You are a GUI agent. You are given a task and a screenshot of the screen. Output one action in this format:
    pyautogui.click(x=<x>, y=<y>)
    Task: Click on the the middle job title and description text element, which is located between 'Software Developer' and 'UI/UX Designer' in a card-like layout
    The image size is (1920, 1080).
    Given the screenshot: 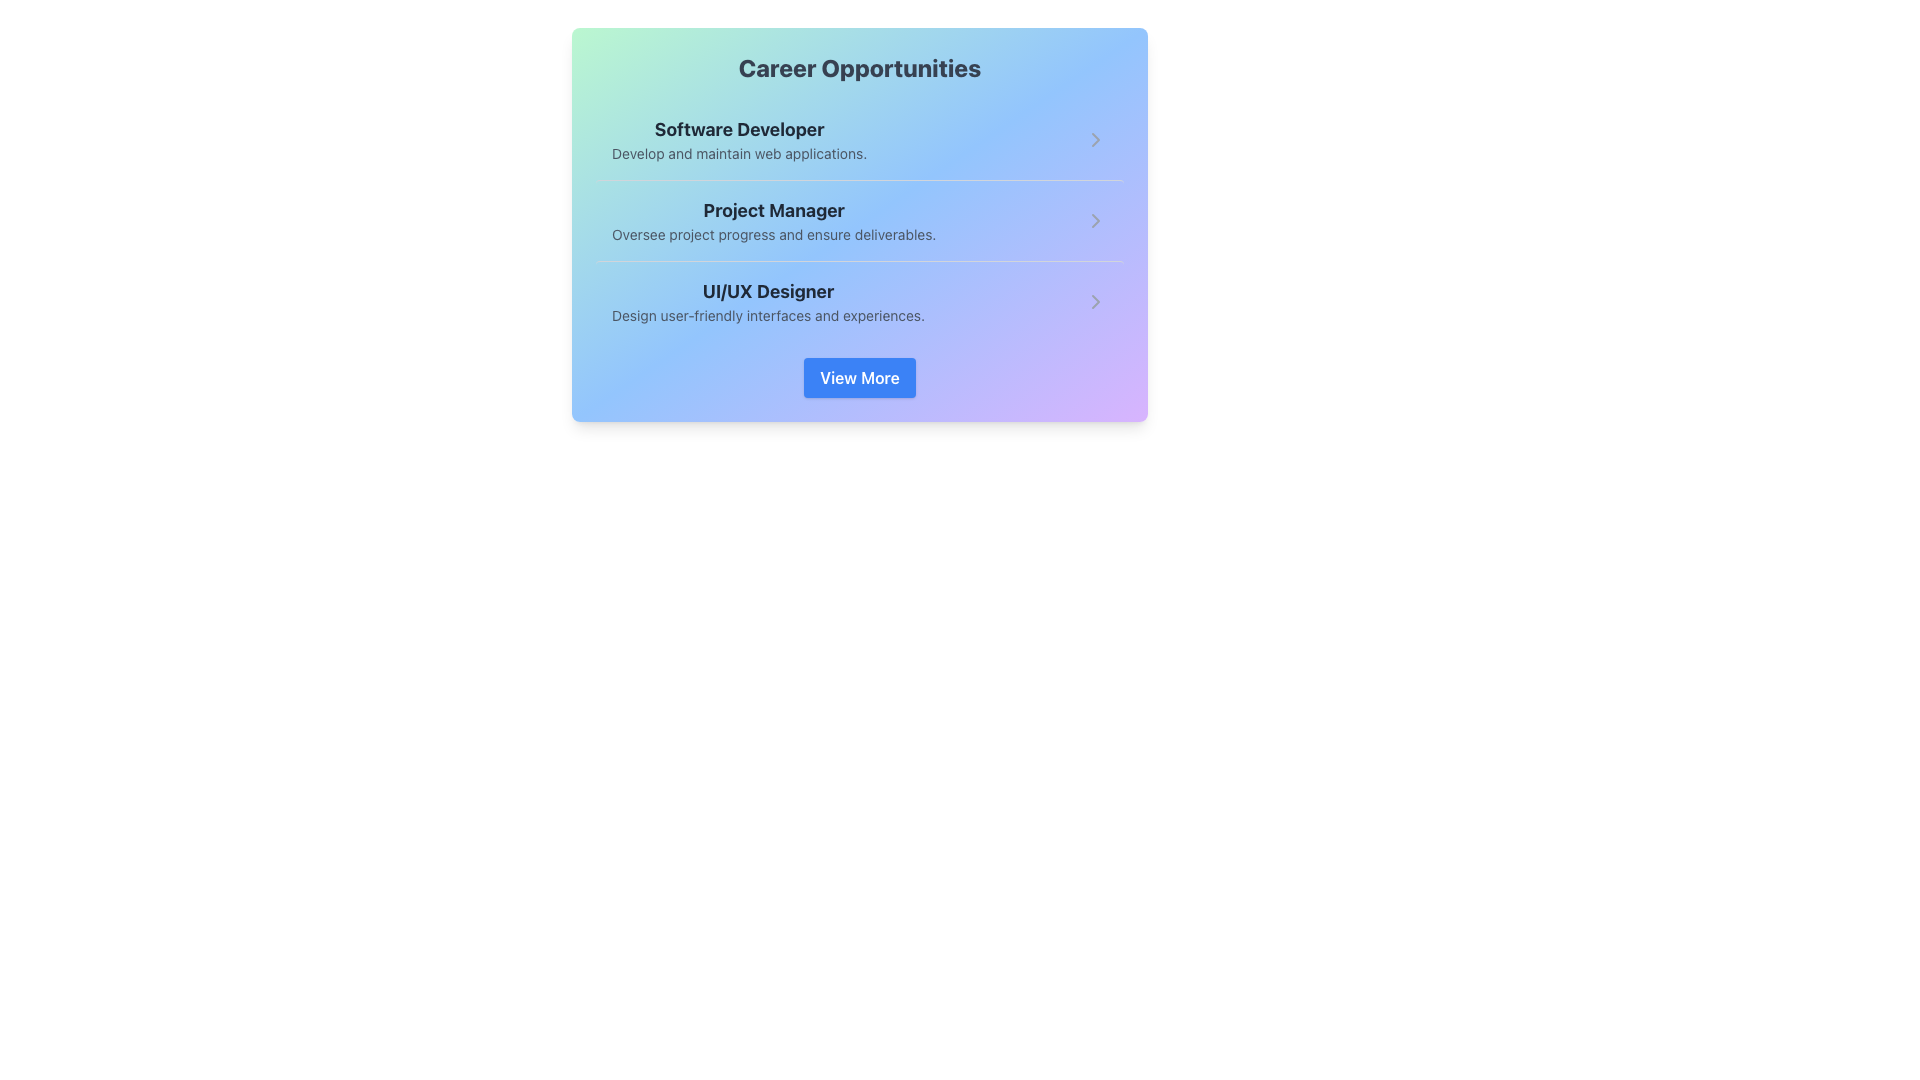 What is the action you would take?
    pyautogui.click(x=773, y=220)
    